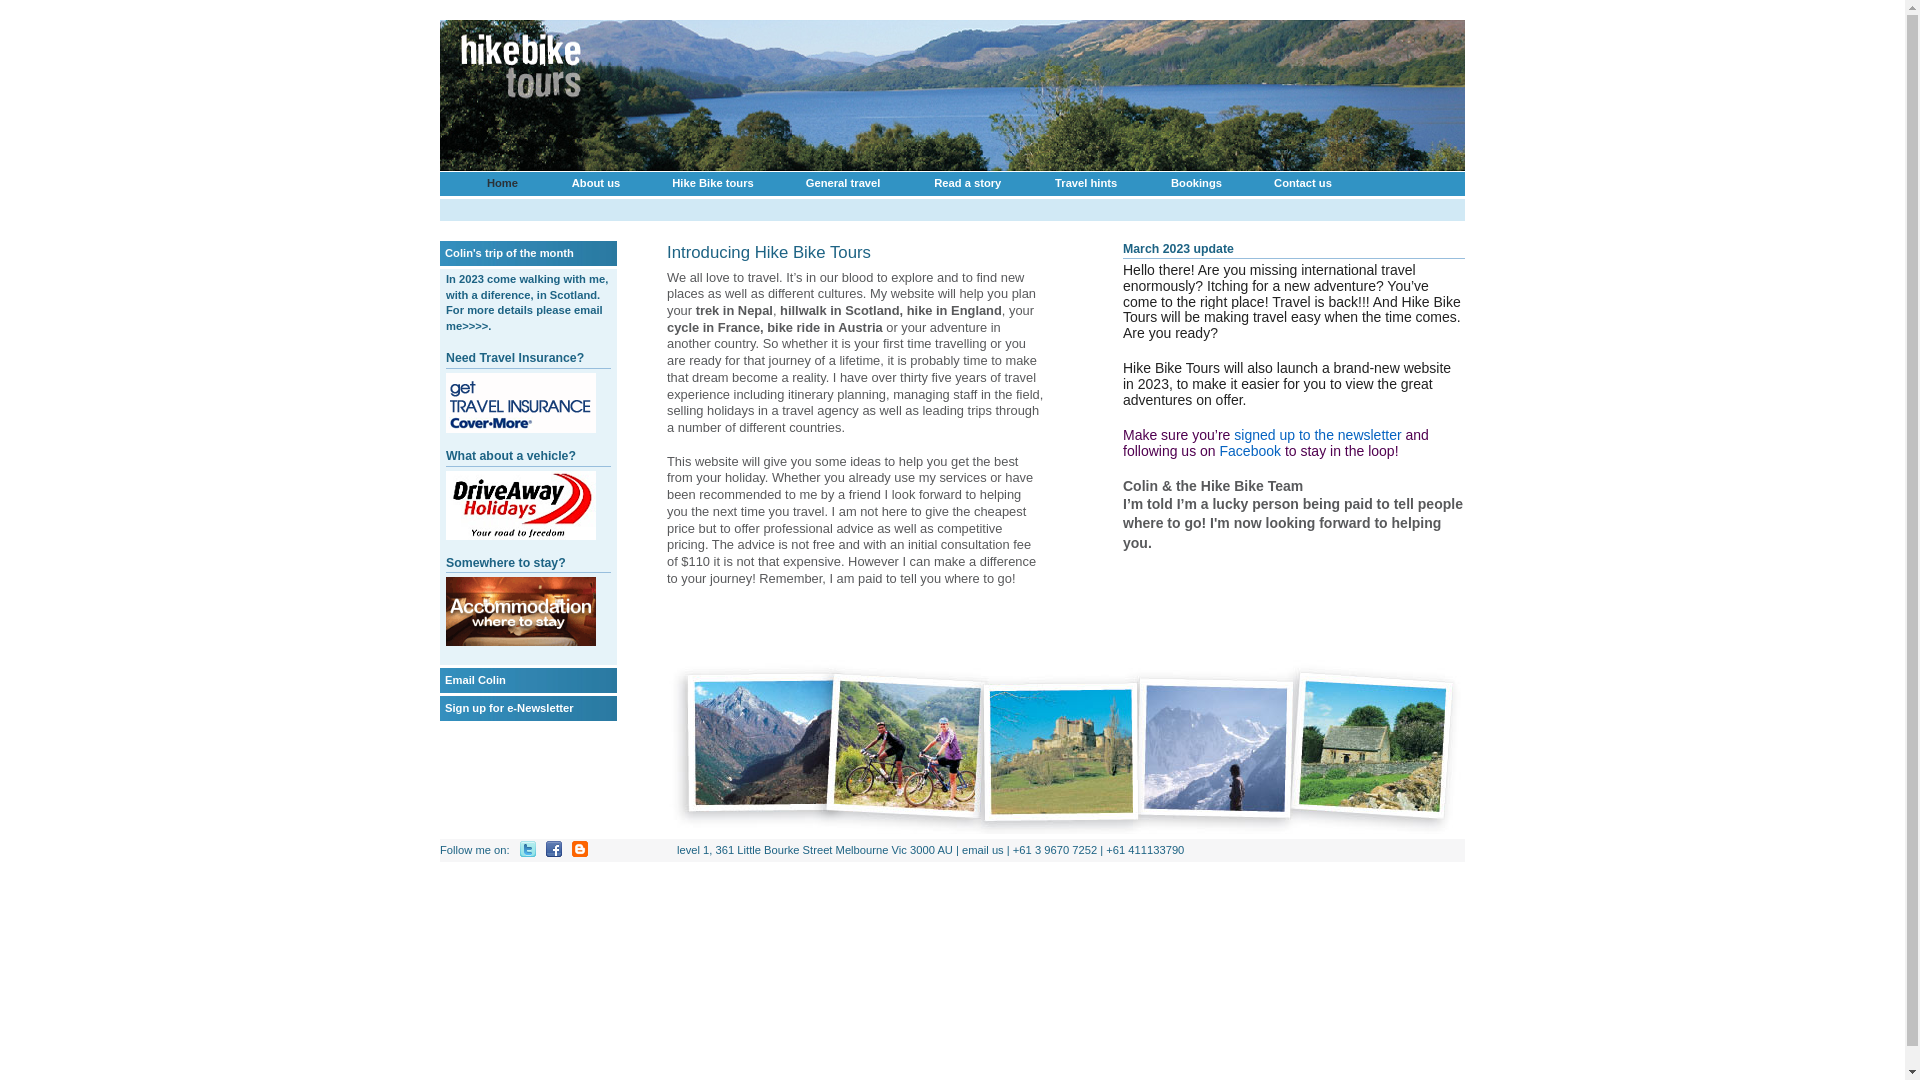 The image size is (1920, 1080). I want to click on 'email us', so click(983, 849).